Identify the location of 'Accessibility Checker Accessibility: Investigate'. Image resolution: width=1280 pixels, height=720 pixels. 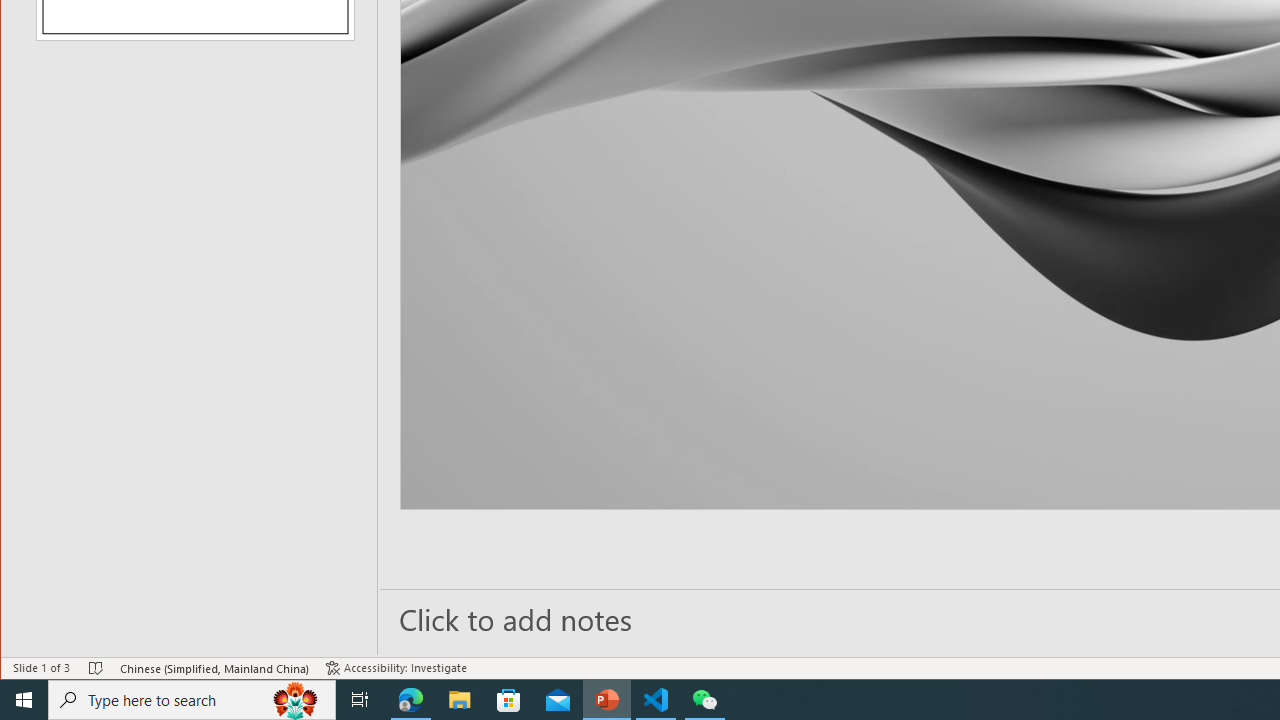
(396, 668).